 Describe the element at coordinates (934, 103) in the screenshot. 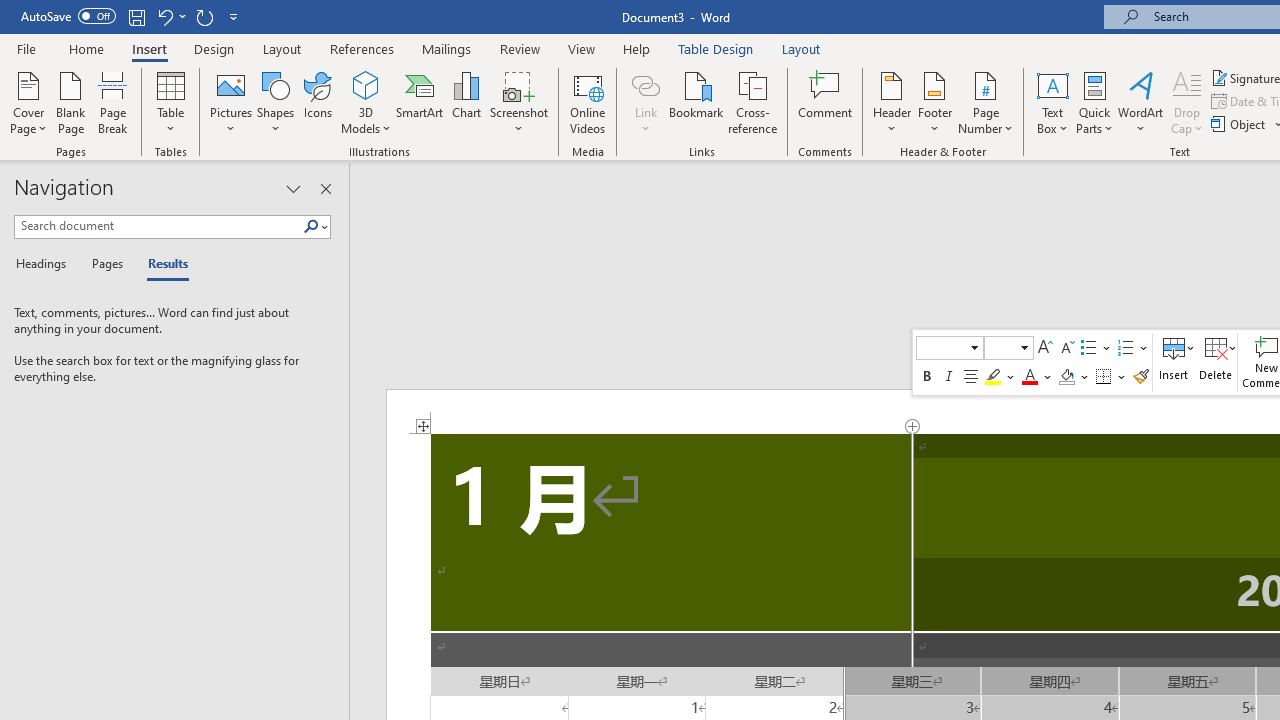

I see `'Footer'` at that location.